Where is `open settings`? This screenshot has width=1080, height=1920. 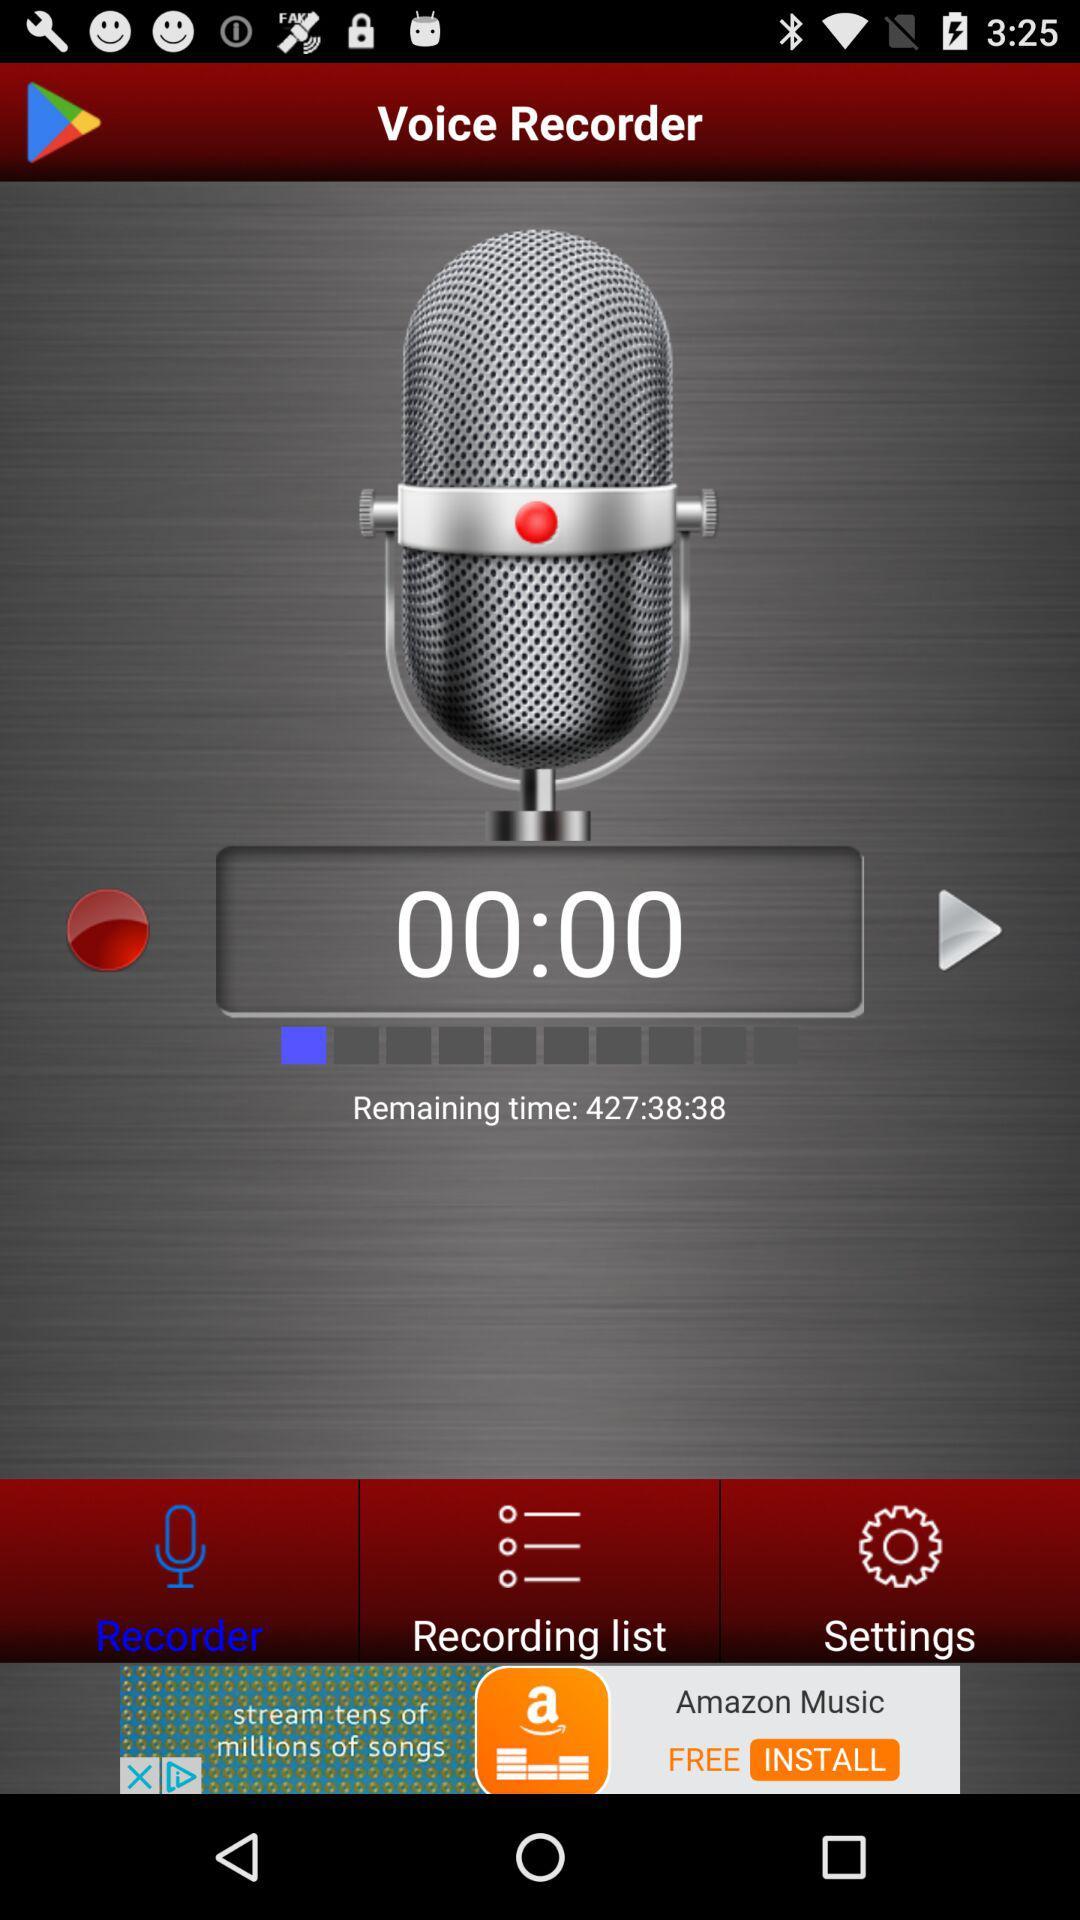 open settings is located at coordinates (900, 1569).